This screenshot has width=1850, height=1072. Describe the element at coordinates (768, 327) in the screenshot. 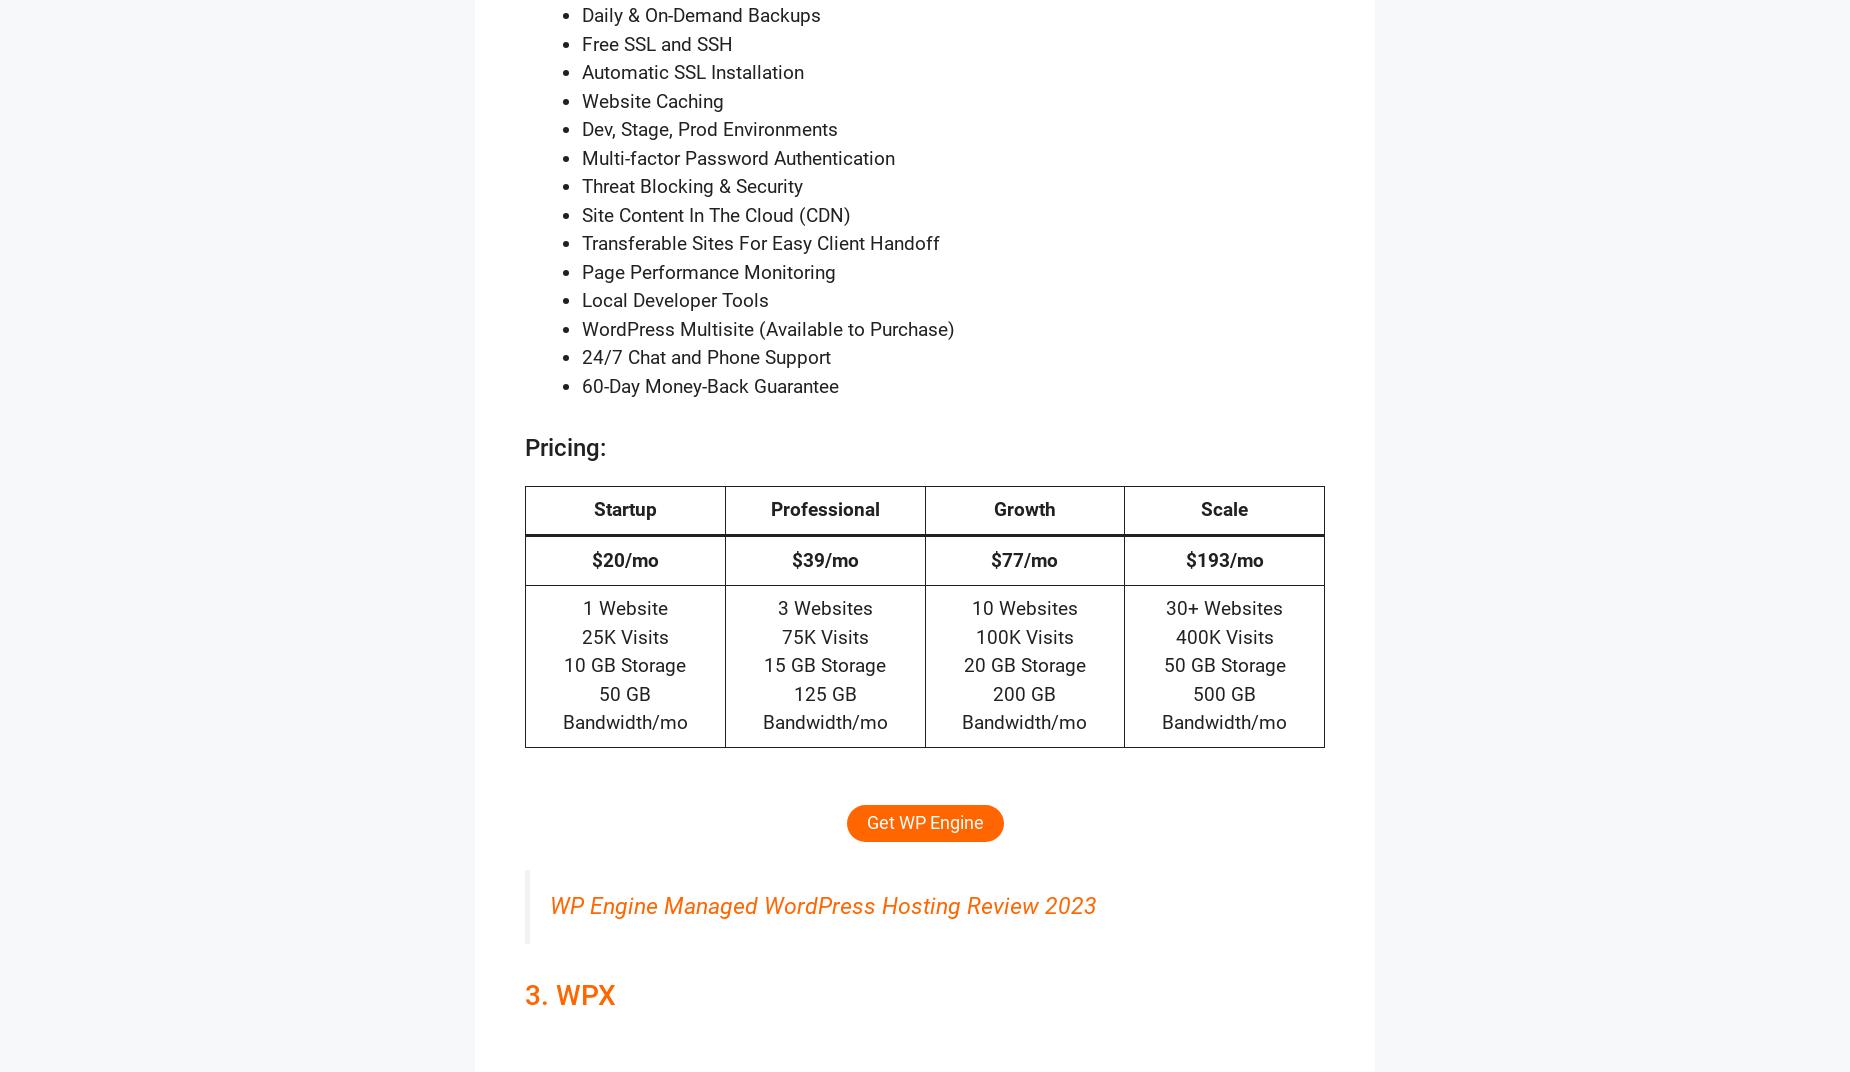

I see `'WordPress Multisite (Available to Purchase)'` at that location.